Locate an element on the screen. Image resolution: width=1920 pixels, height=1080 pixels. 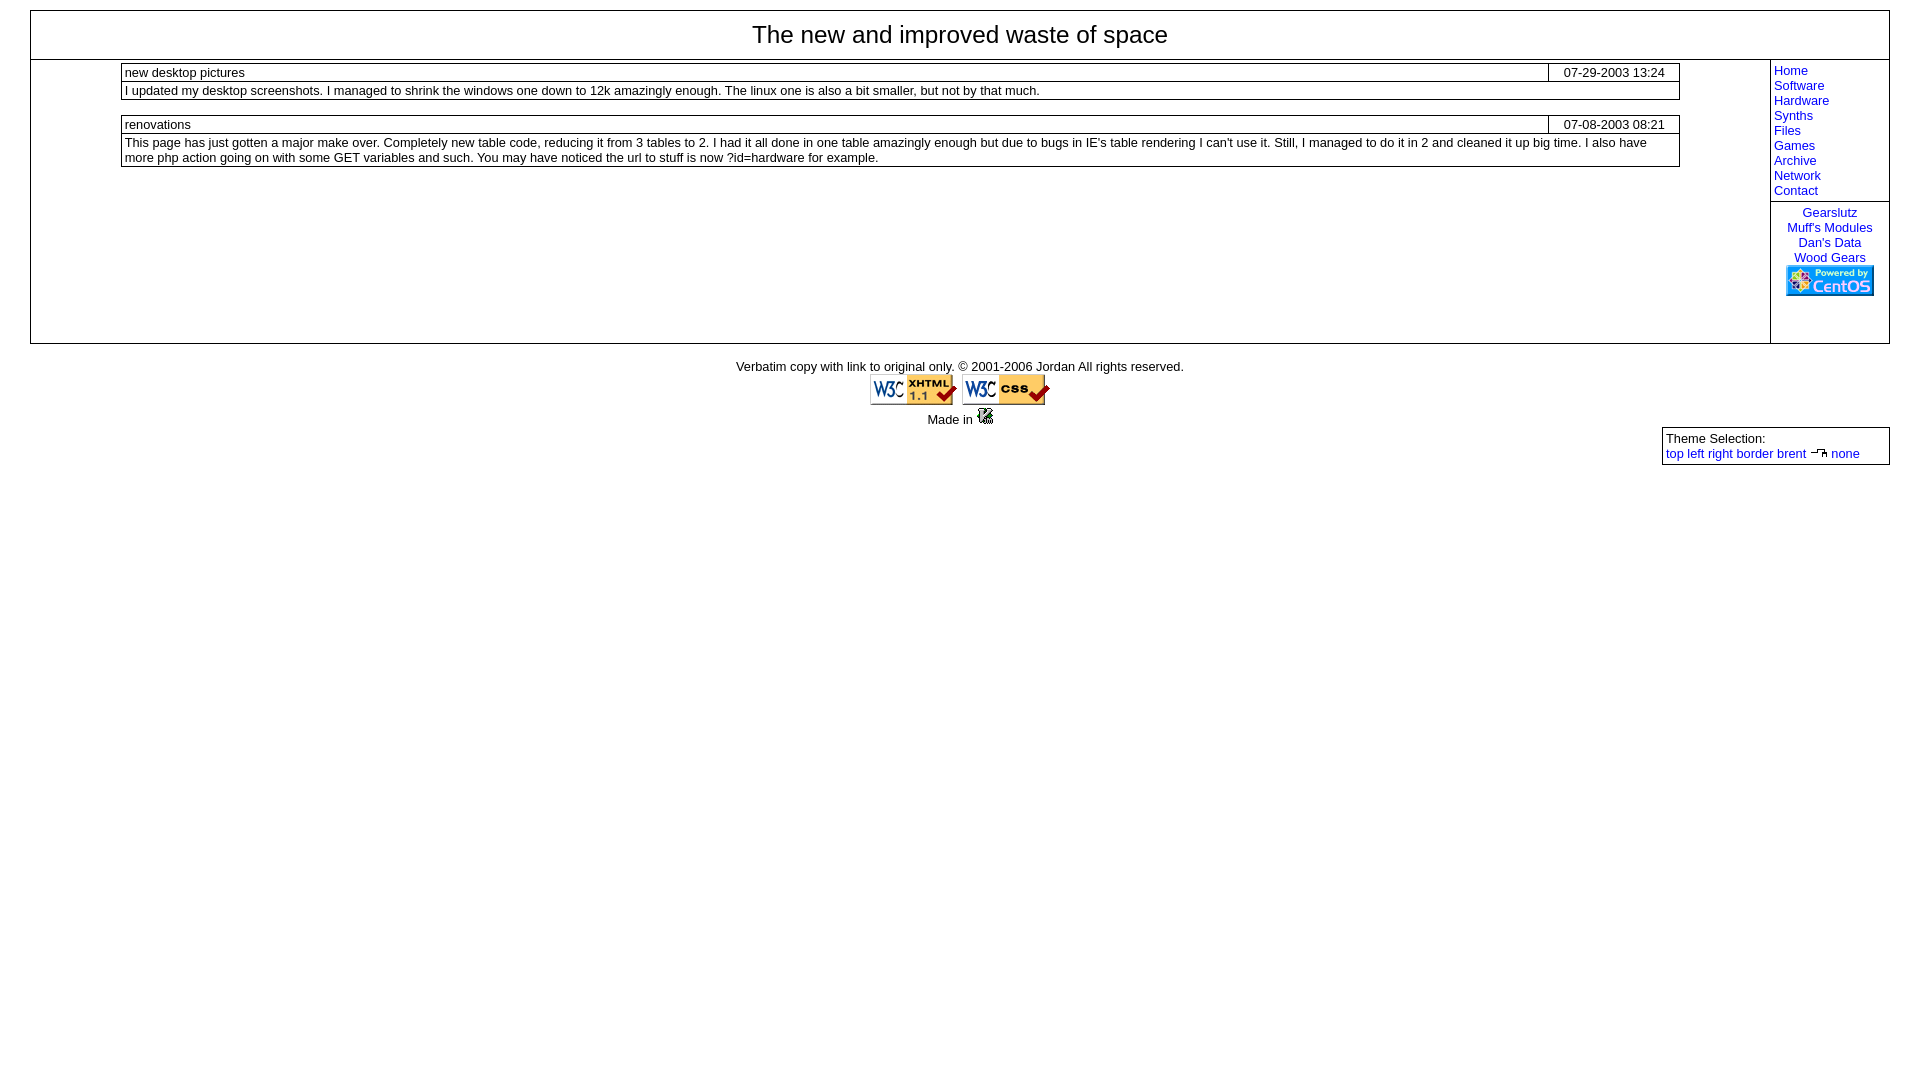
'Files' is located at coordinates (1829, 130).